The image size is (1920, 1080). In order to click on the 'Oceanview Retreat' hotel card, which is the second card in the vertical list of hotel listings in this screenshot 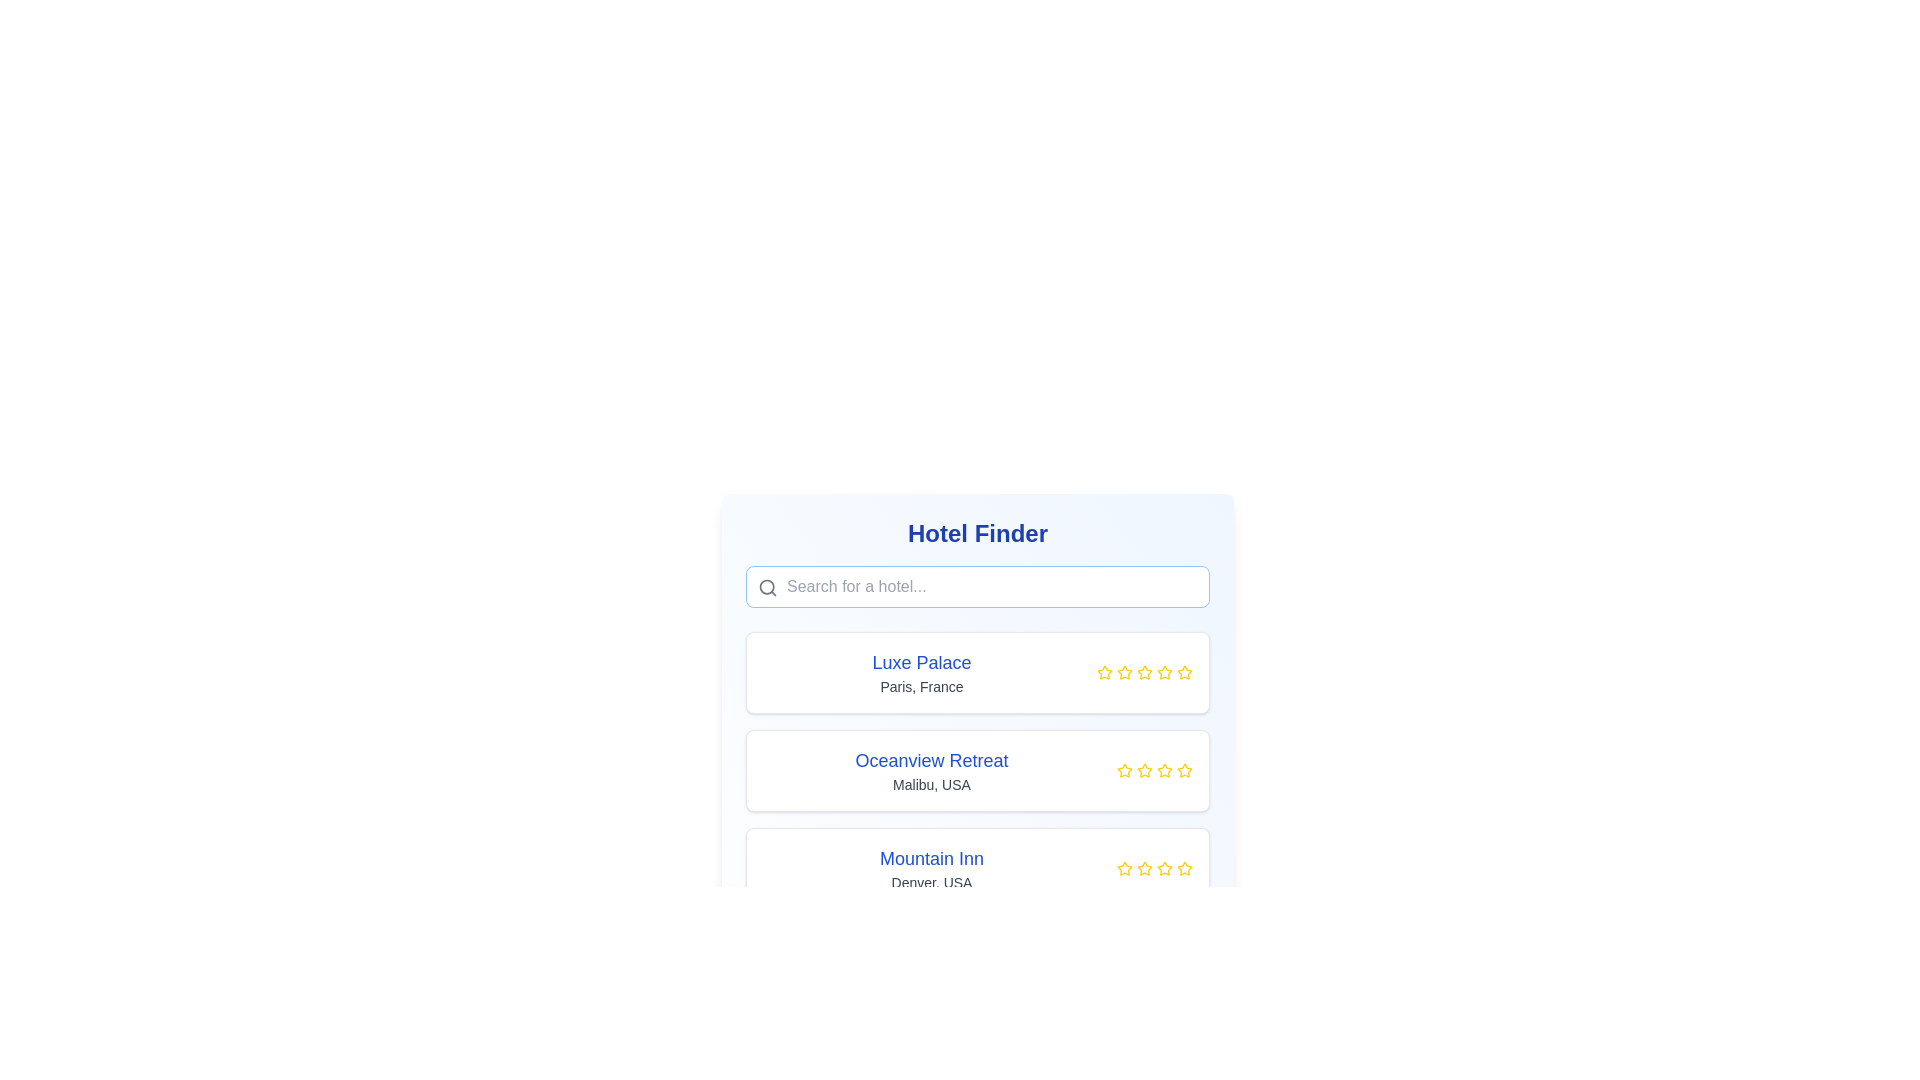, I will do `click(978, 770)`.